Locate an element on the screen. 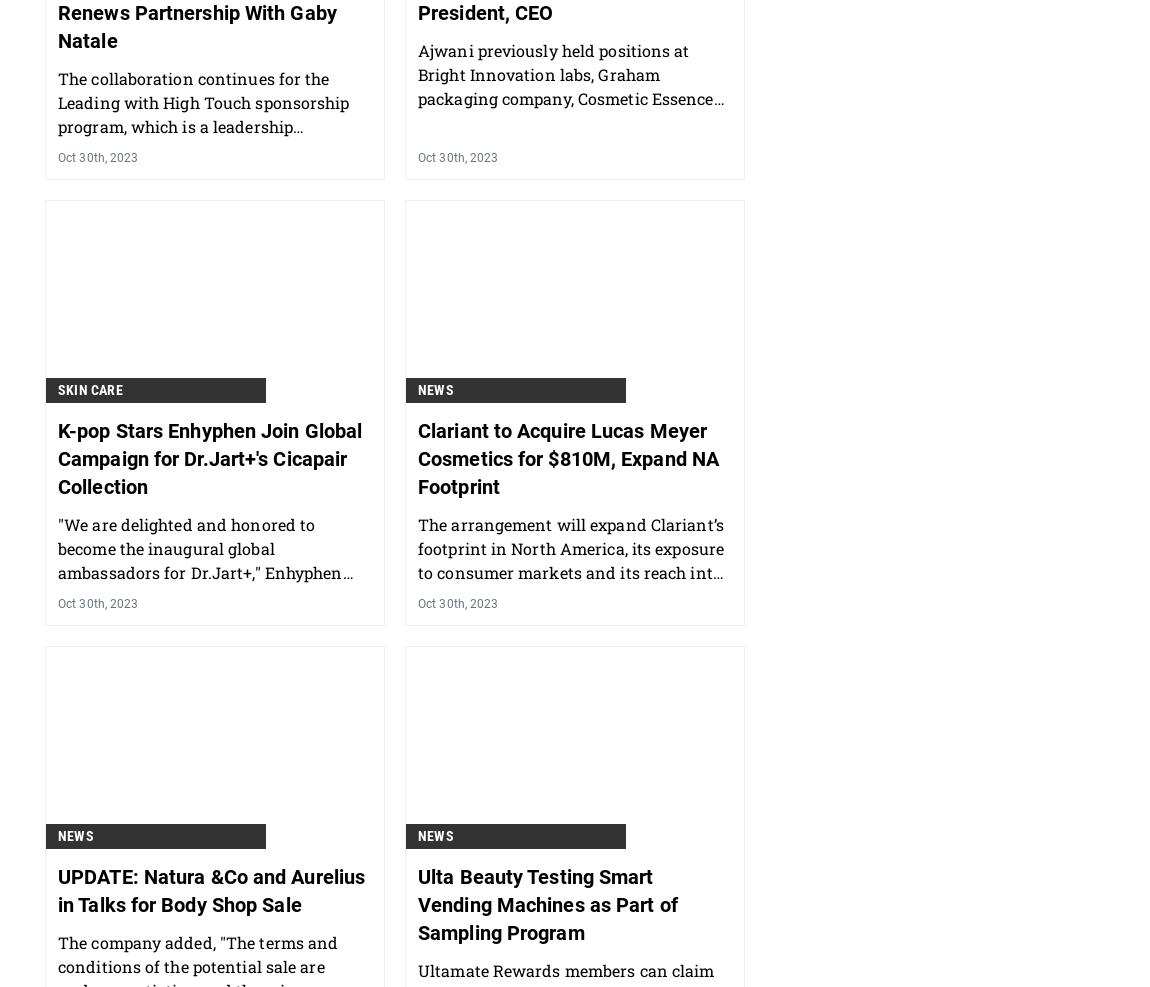 Image resolution: width=1150 pixels, height=987 pixels. 'C-Care Names Gaurav Ajwani President, CEO' is located at coordinates (551, 103).